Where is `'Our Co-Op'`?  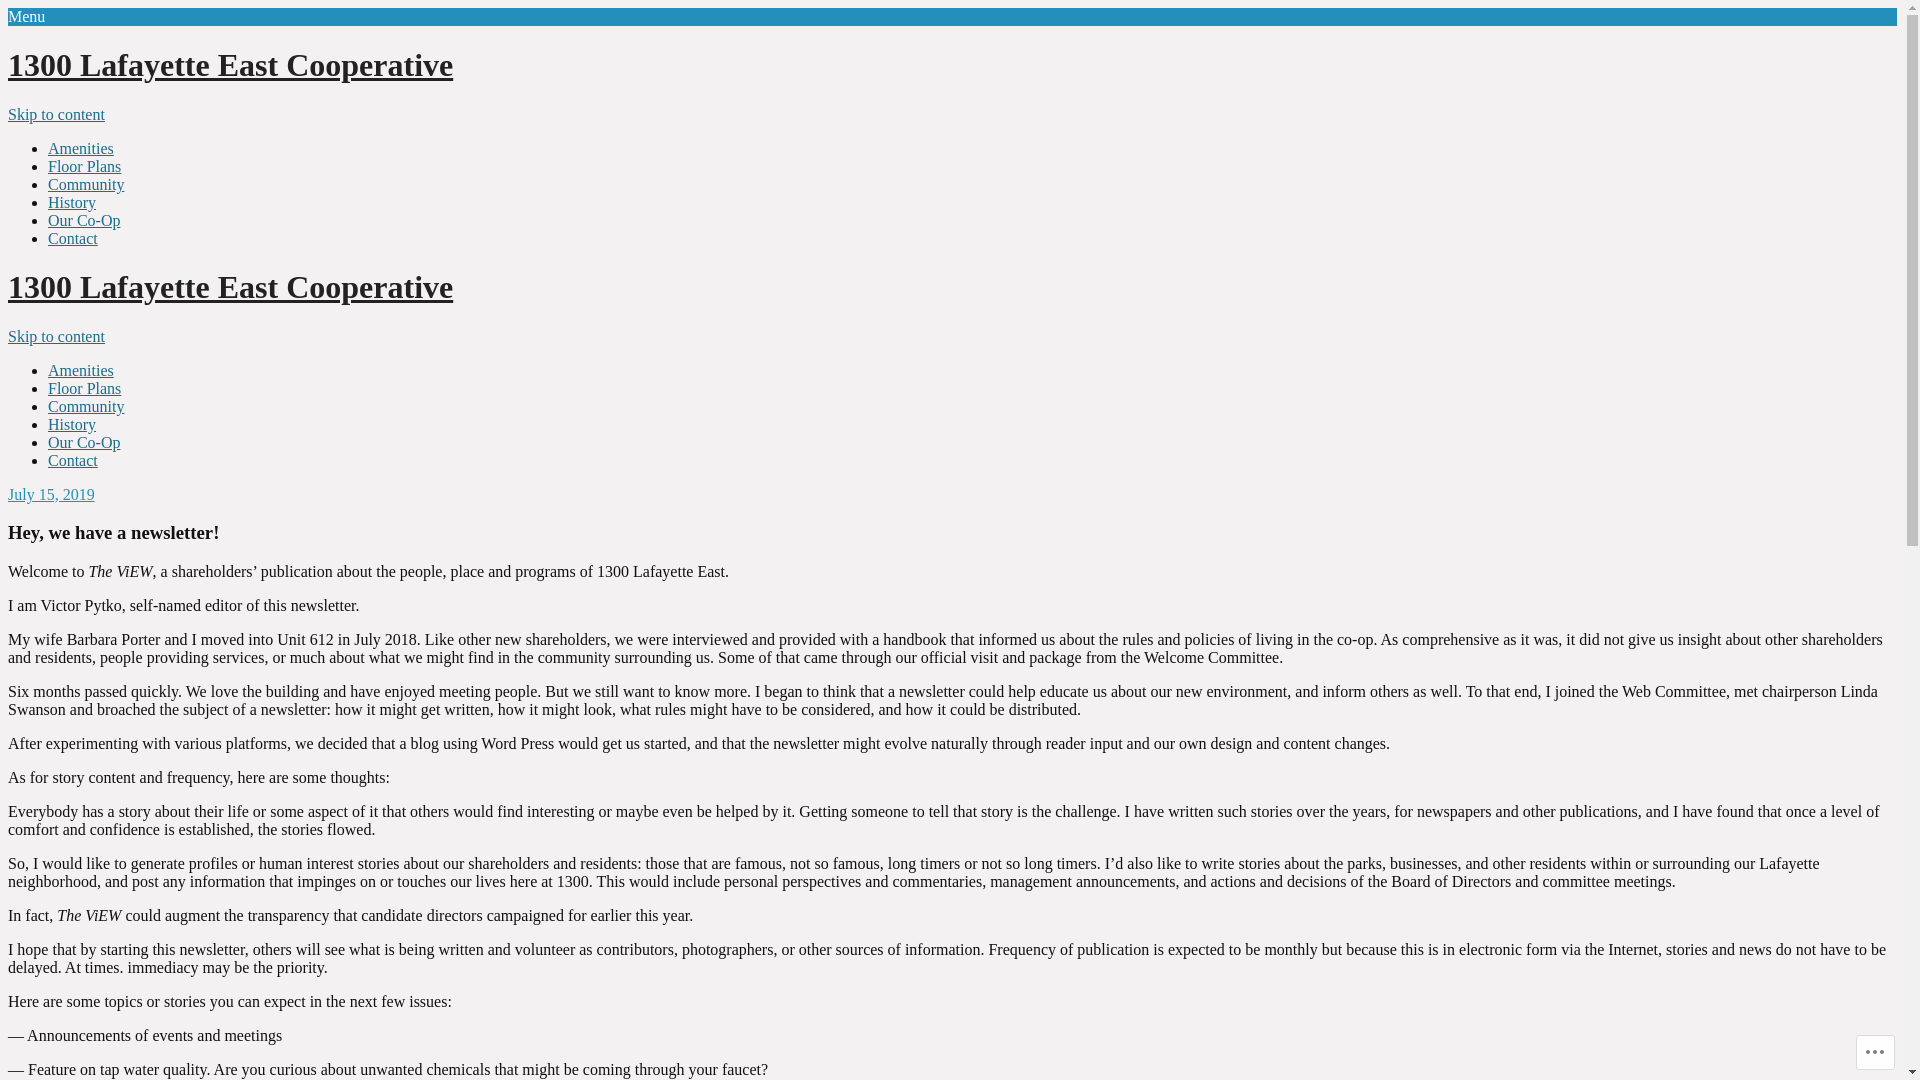 'Our Co-Op' is located at coordinates (82, 220).